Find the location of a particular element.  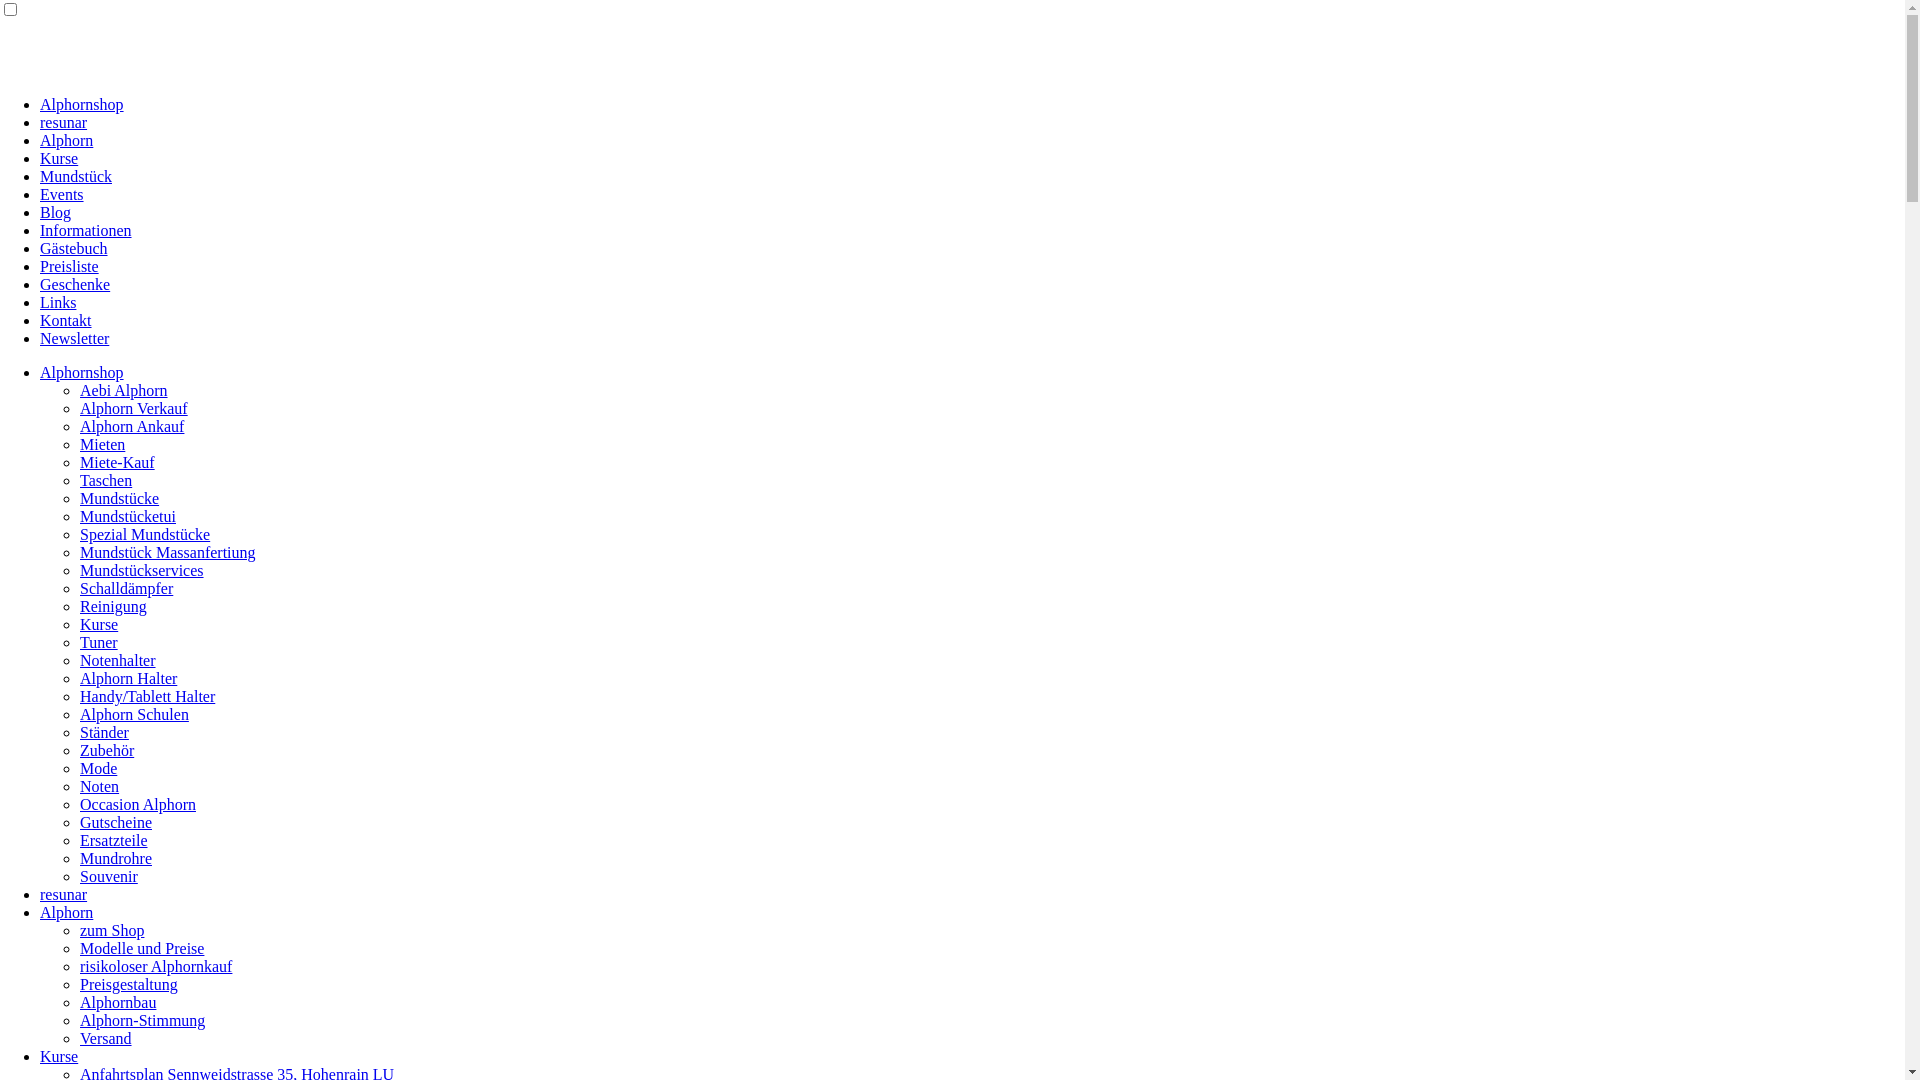

'Miete-Kauf' is located at coordinates (80, 462).